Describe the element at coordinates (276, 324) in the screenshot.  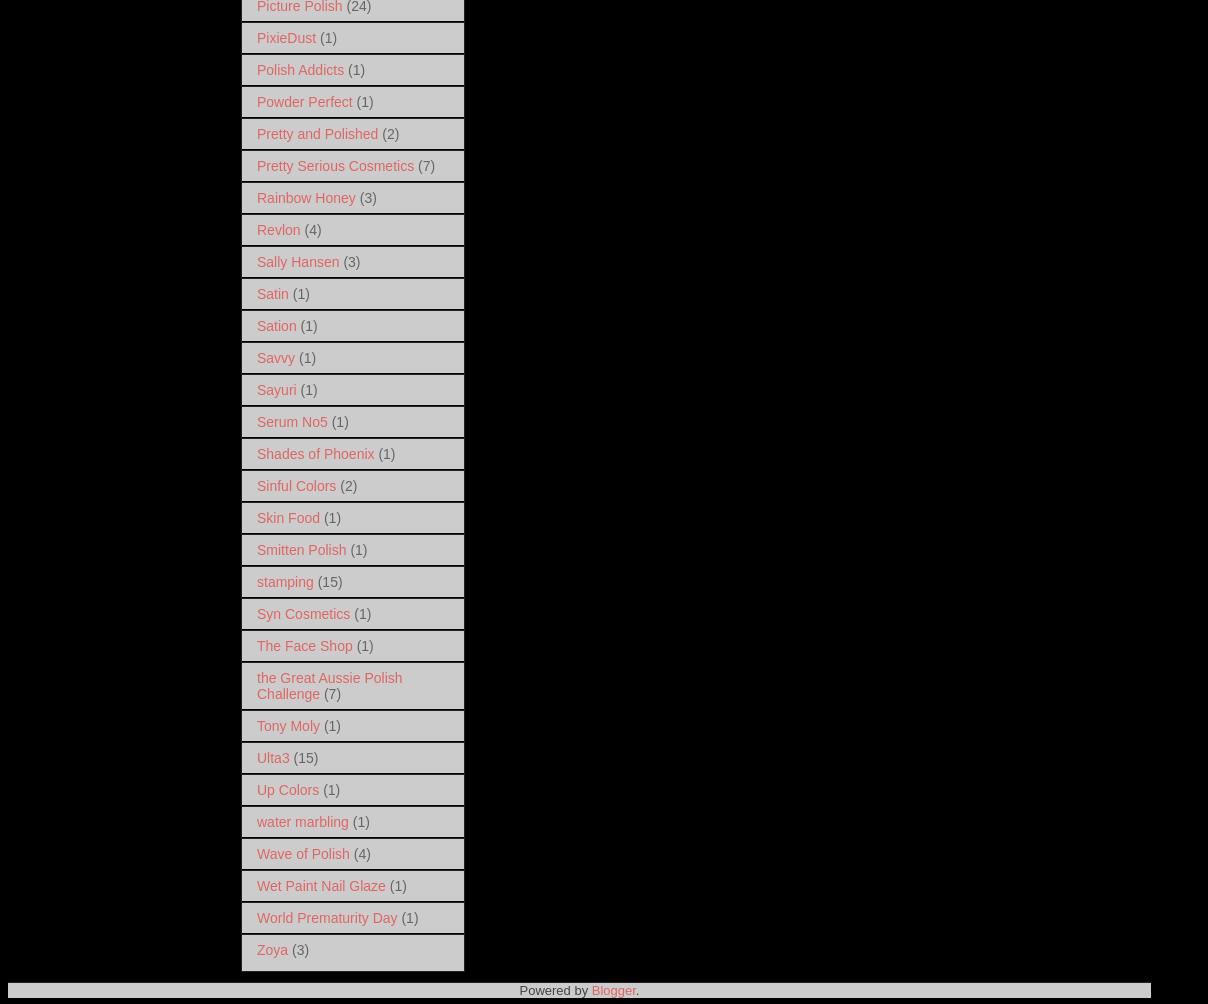
I see `'Sation'` at that location.